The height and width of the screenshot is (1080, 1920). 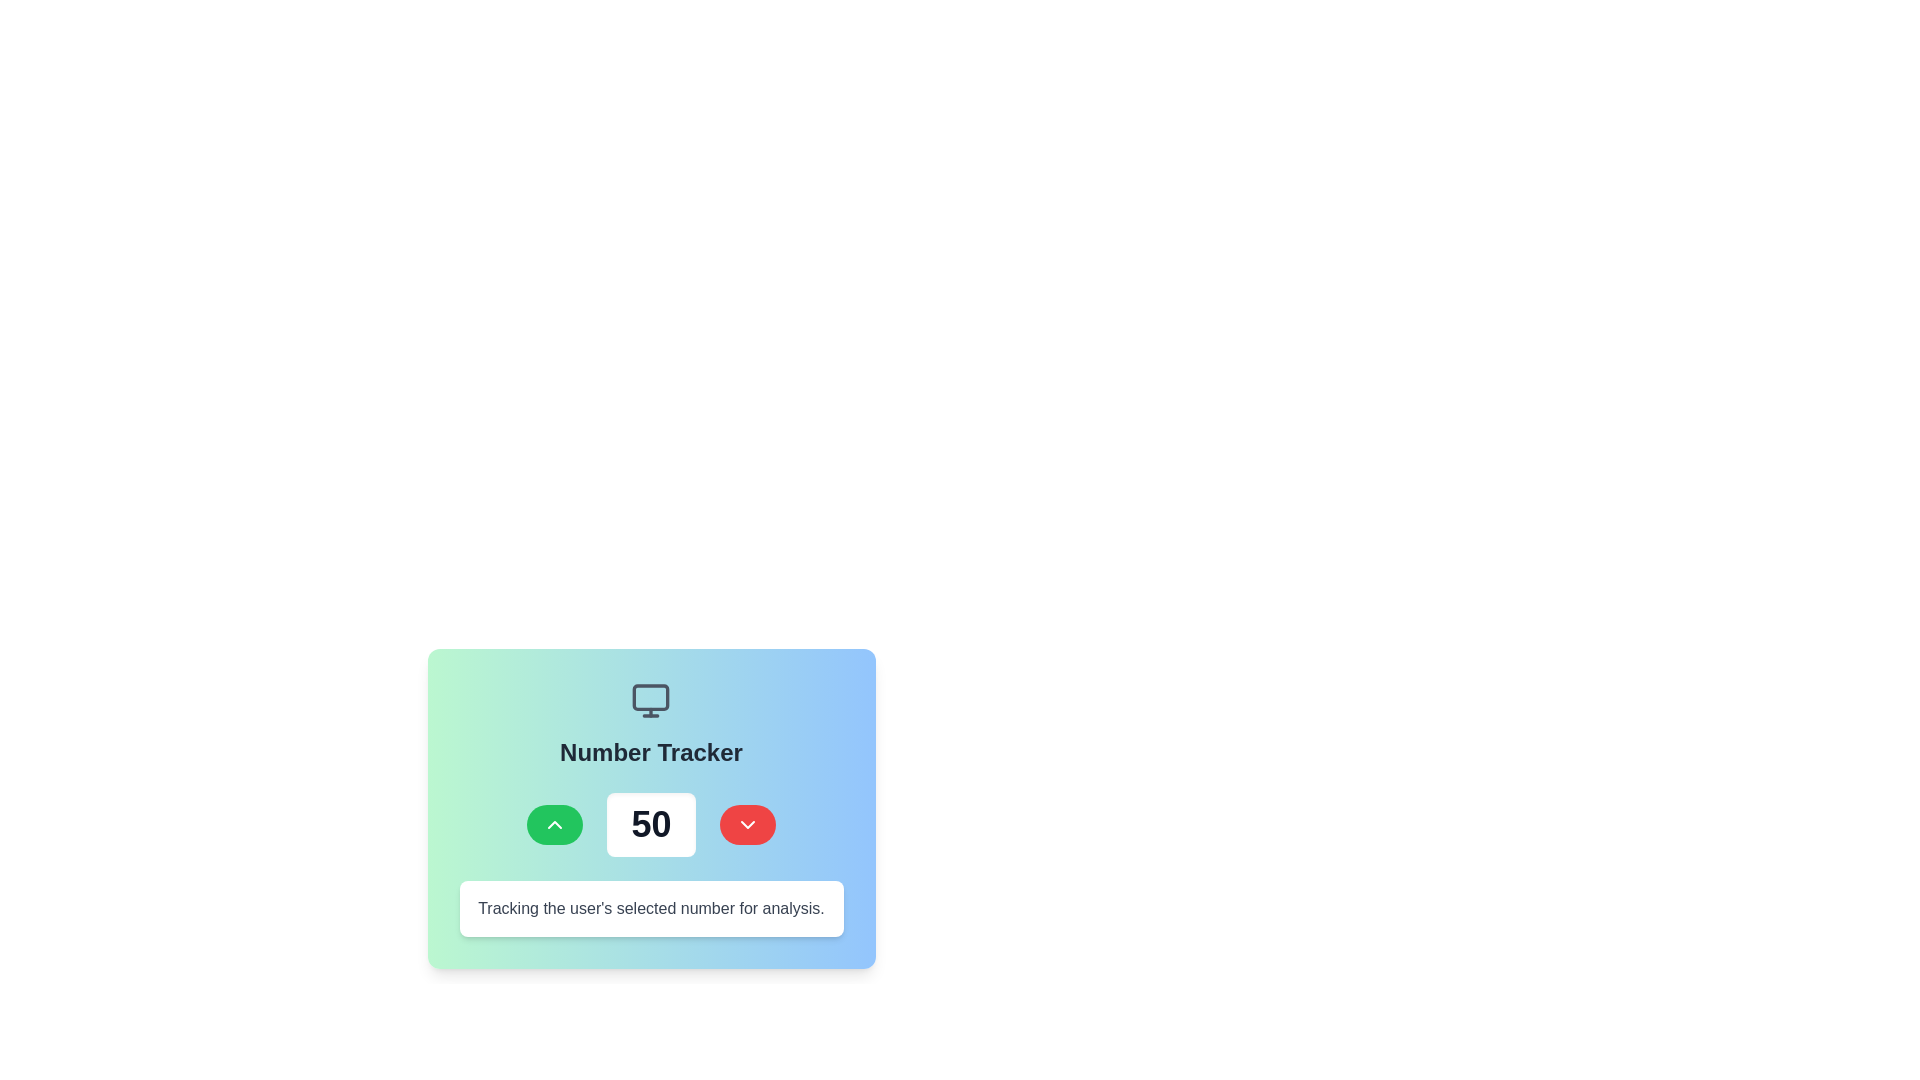 I want to click on descriptive Text label associated with the 'Number Tracker' feature, which is located at the bottom of the card containing the icon, centered text, numeric input, and arrow buttons, so click(x=651, y=909).